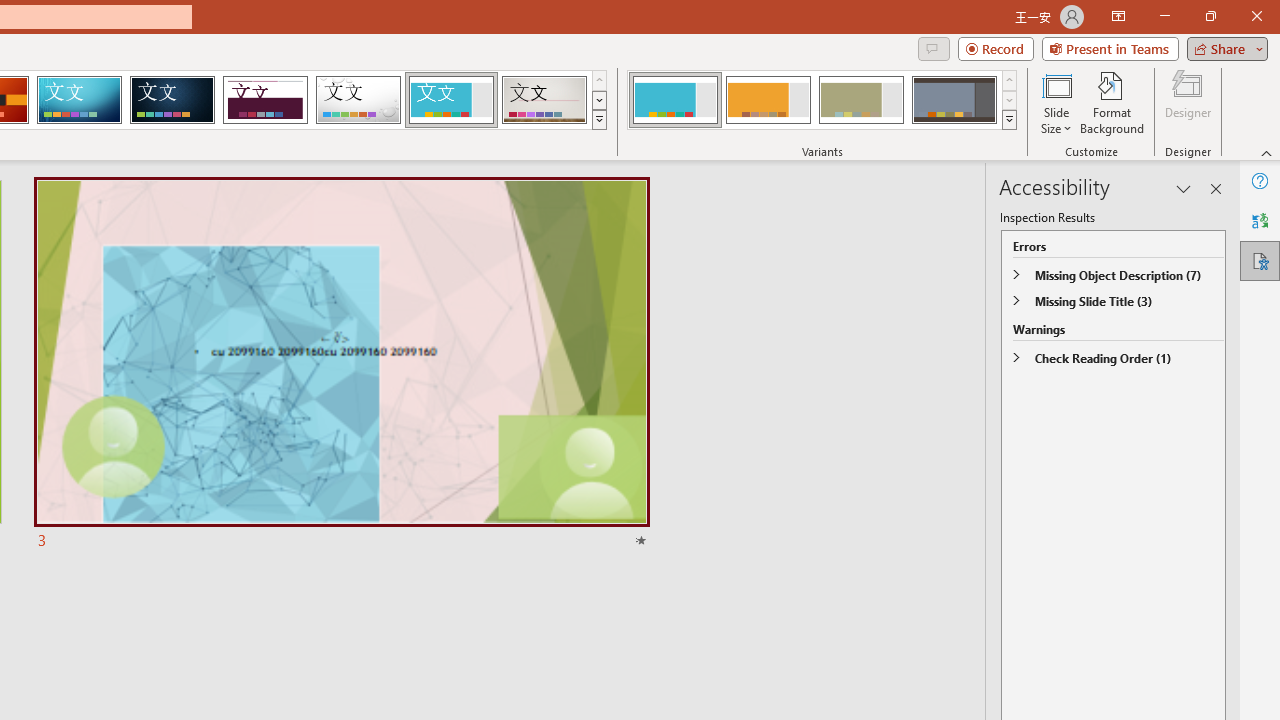 Image resolution: width=1280 pixels, height=720 pixels. I want to click on 'Frame Variant 2', so click(767, 100).